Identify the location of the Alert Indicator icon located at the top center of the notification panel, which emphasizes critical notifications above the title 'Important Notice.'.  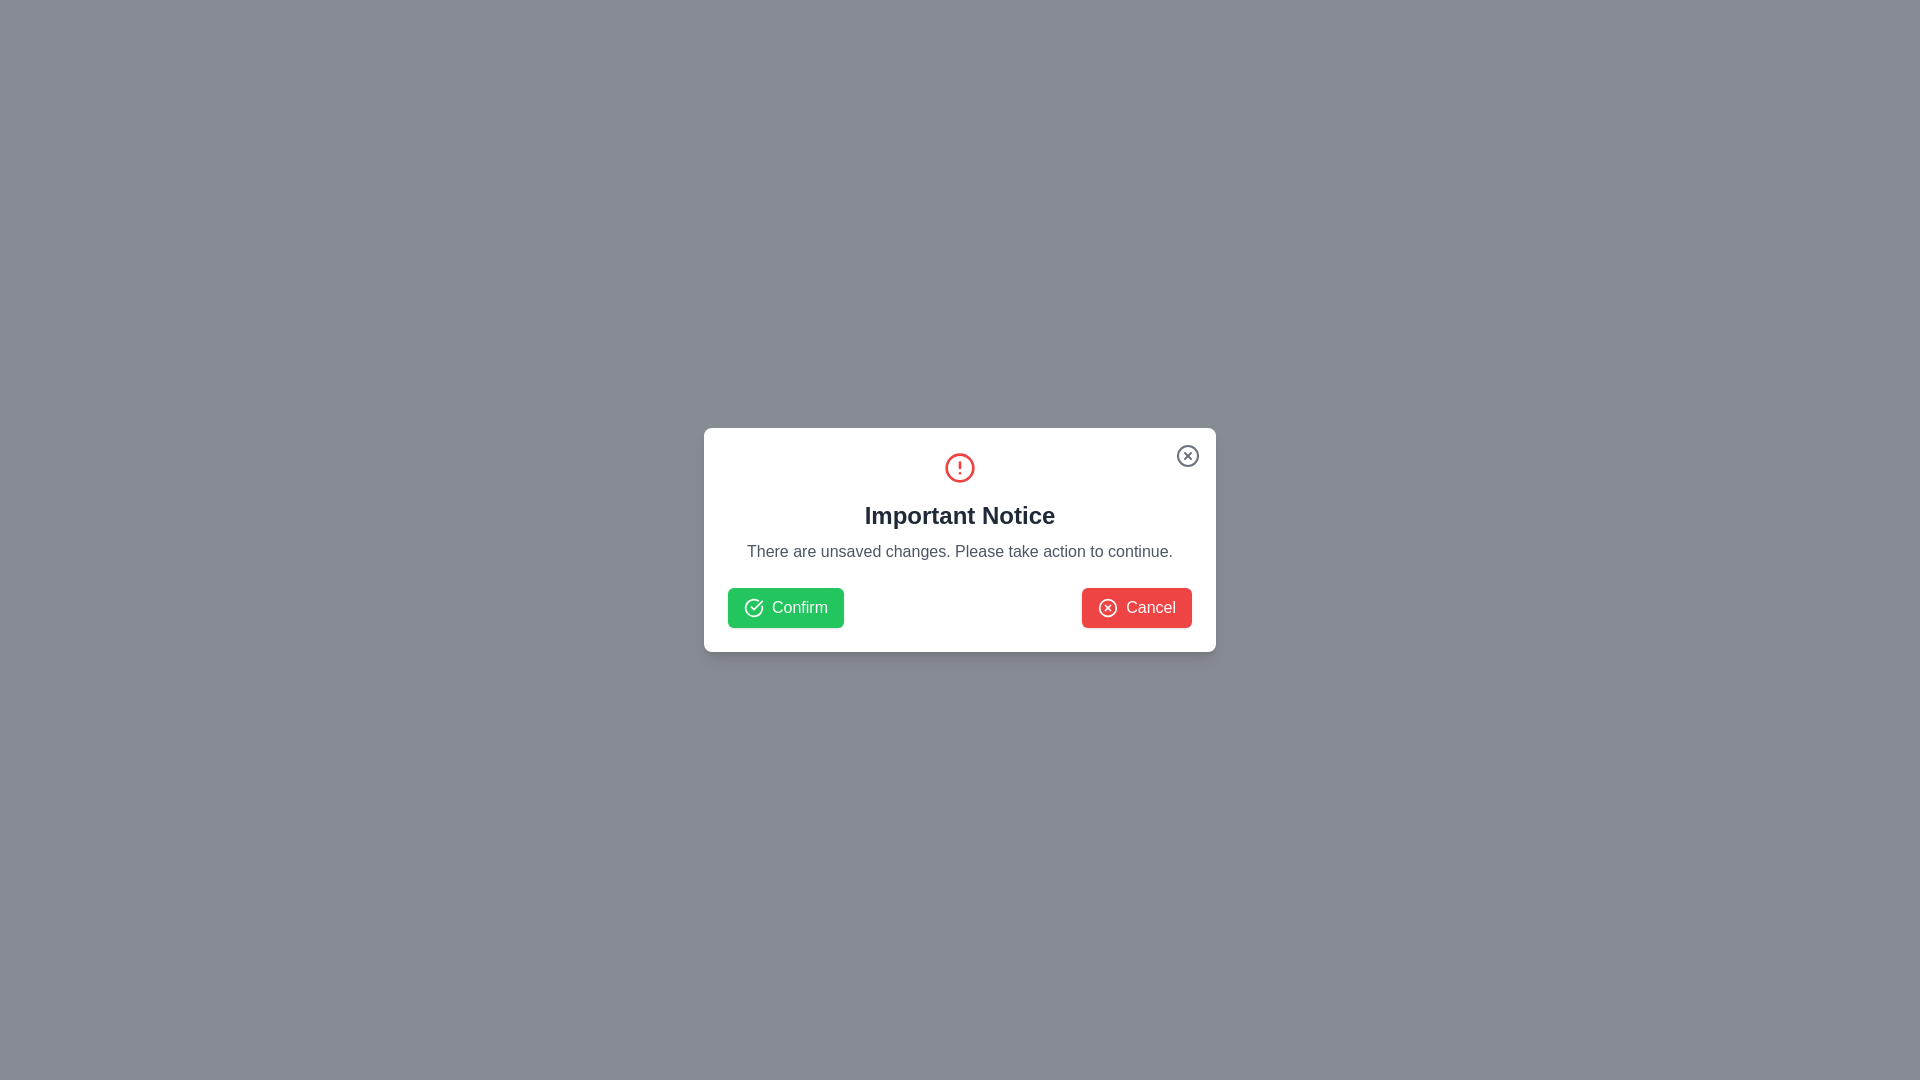
(960, 467).